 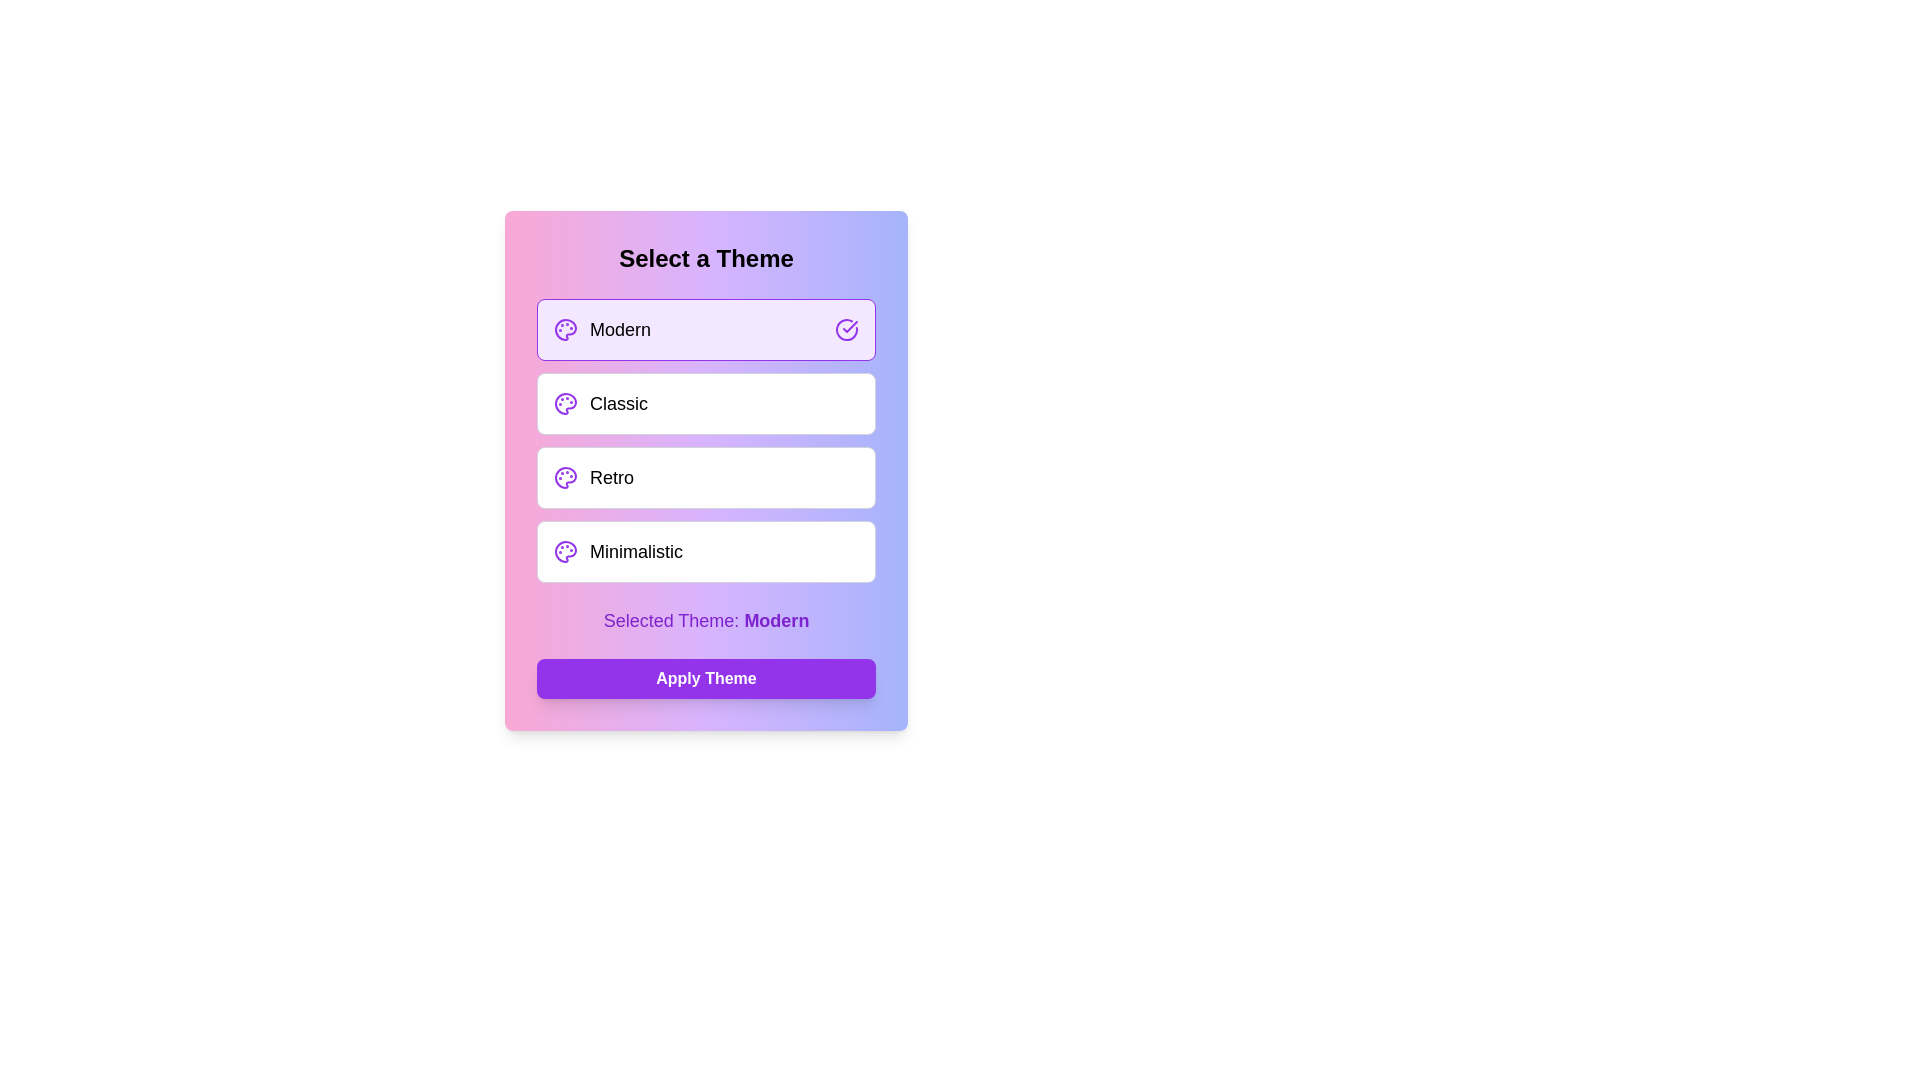 What do you see at coordinates (706, 257) in the screenshot?
I see `the bold, centered title text reading 'Select a Theme' which is styled with a large font size and positioned at the top of a card-like component` at bounding box center [706, 257].